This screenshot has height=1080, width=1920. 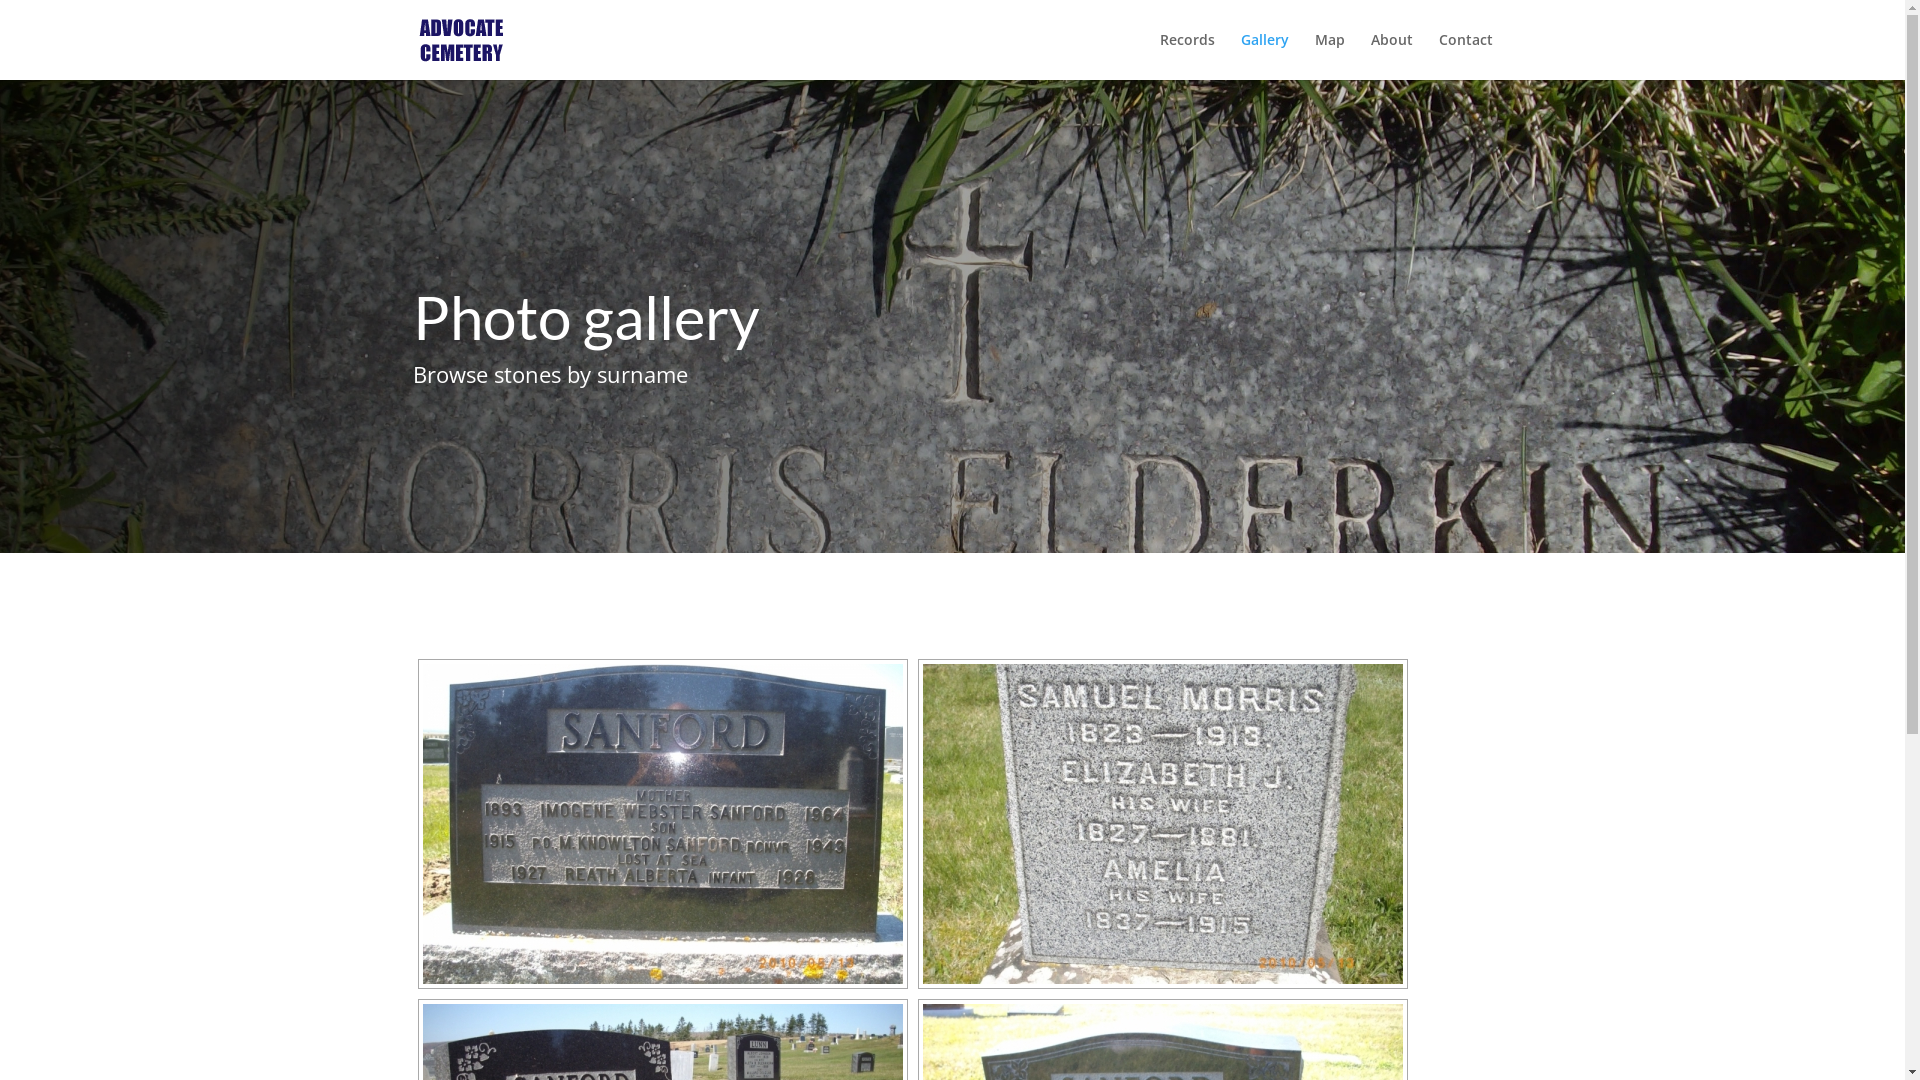 I want to click on 'Map', so click(x=1329, y=55).